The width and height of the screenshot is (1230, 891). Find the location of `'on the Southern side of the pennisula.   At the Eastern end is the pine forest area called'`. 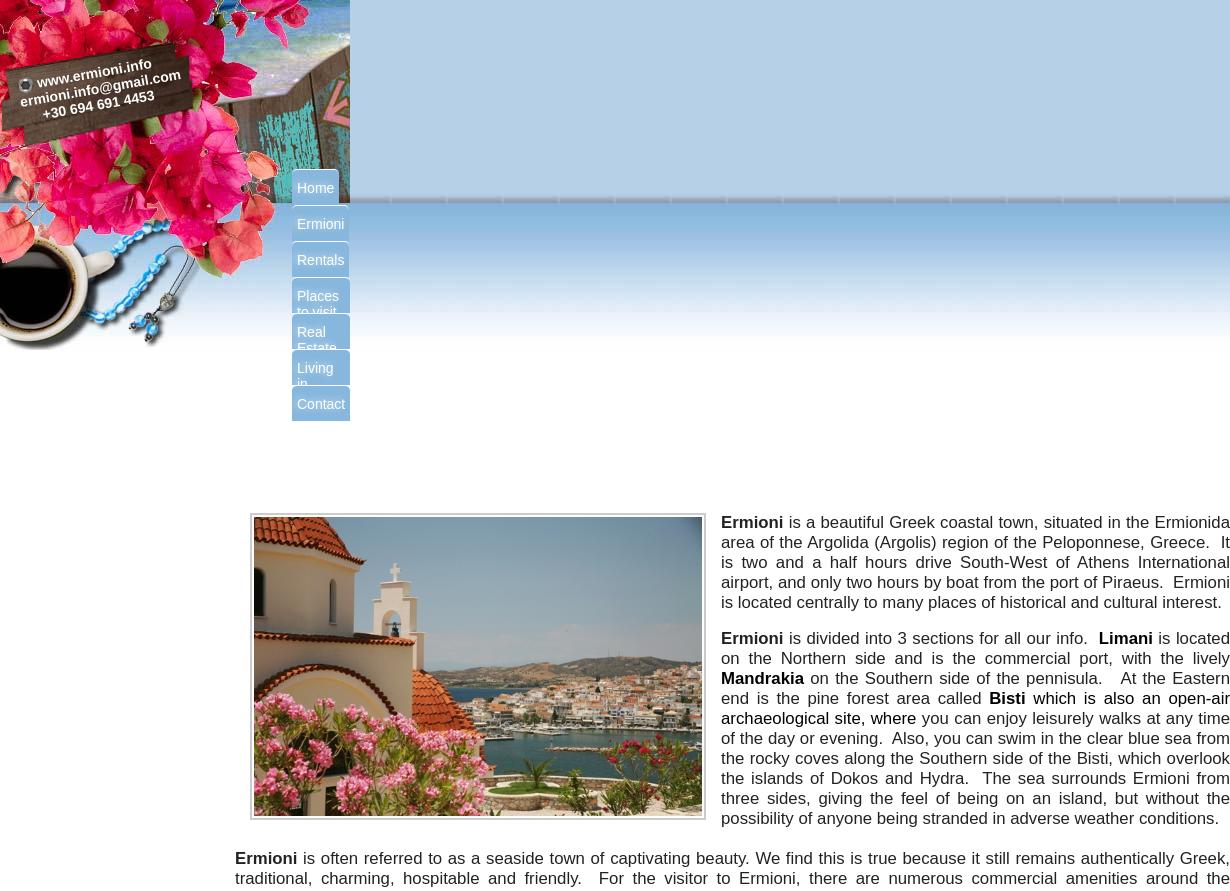

'on the Southern side of the pennisula.   At the Eastern end is the pine forest area called' is located at coordinates (974, 687).